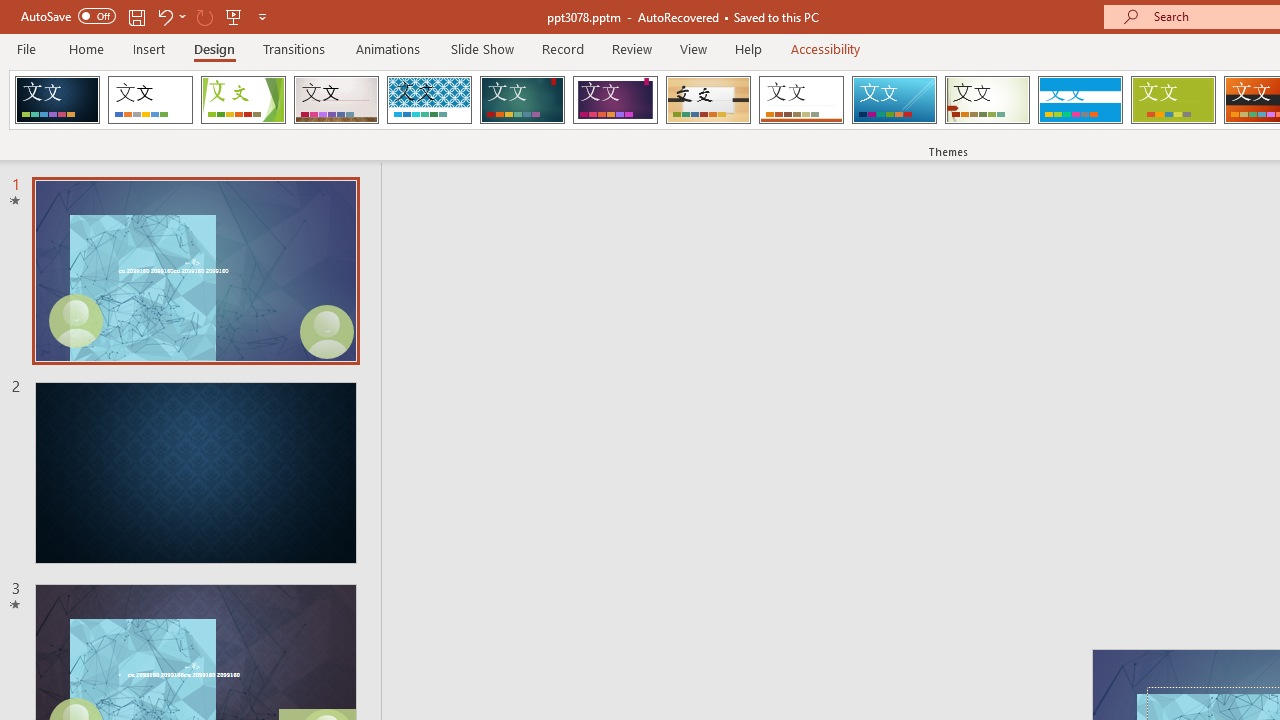 Image resolution: width=1280 pixels, height=720 pixels. Describe the element at coordinates (1173, 100) in the screenshot. I see `'Basis'` at that location.